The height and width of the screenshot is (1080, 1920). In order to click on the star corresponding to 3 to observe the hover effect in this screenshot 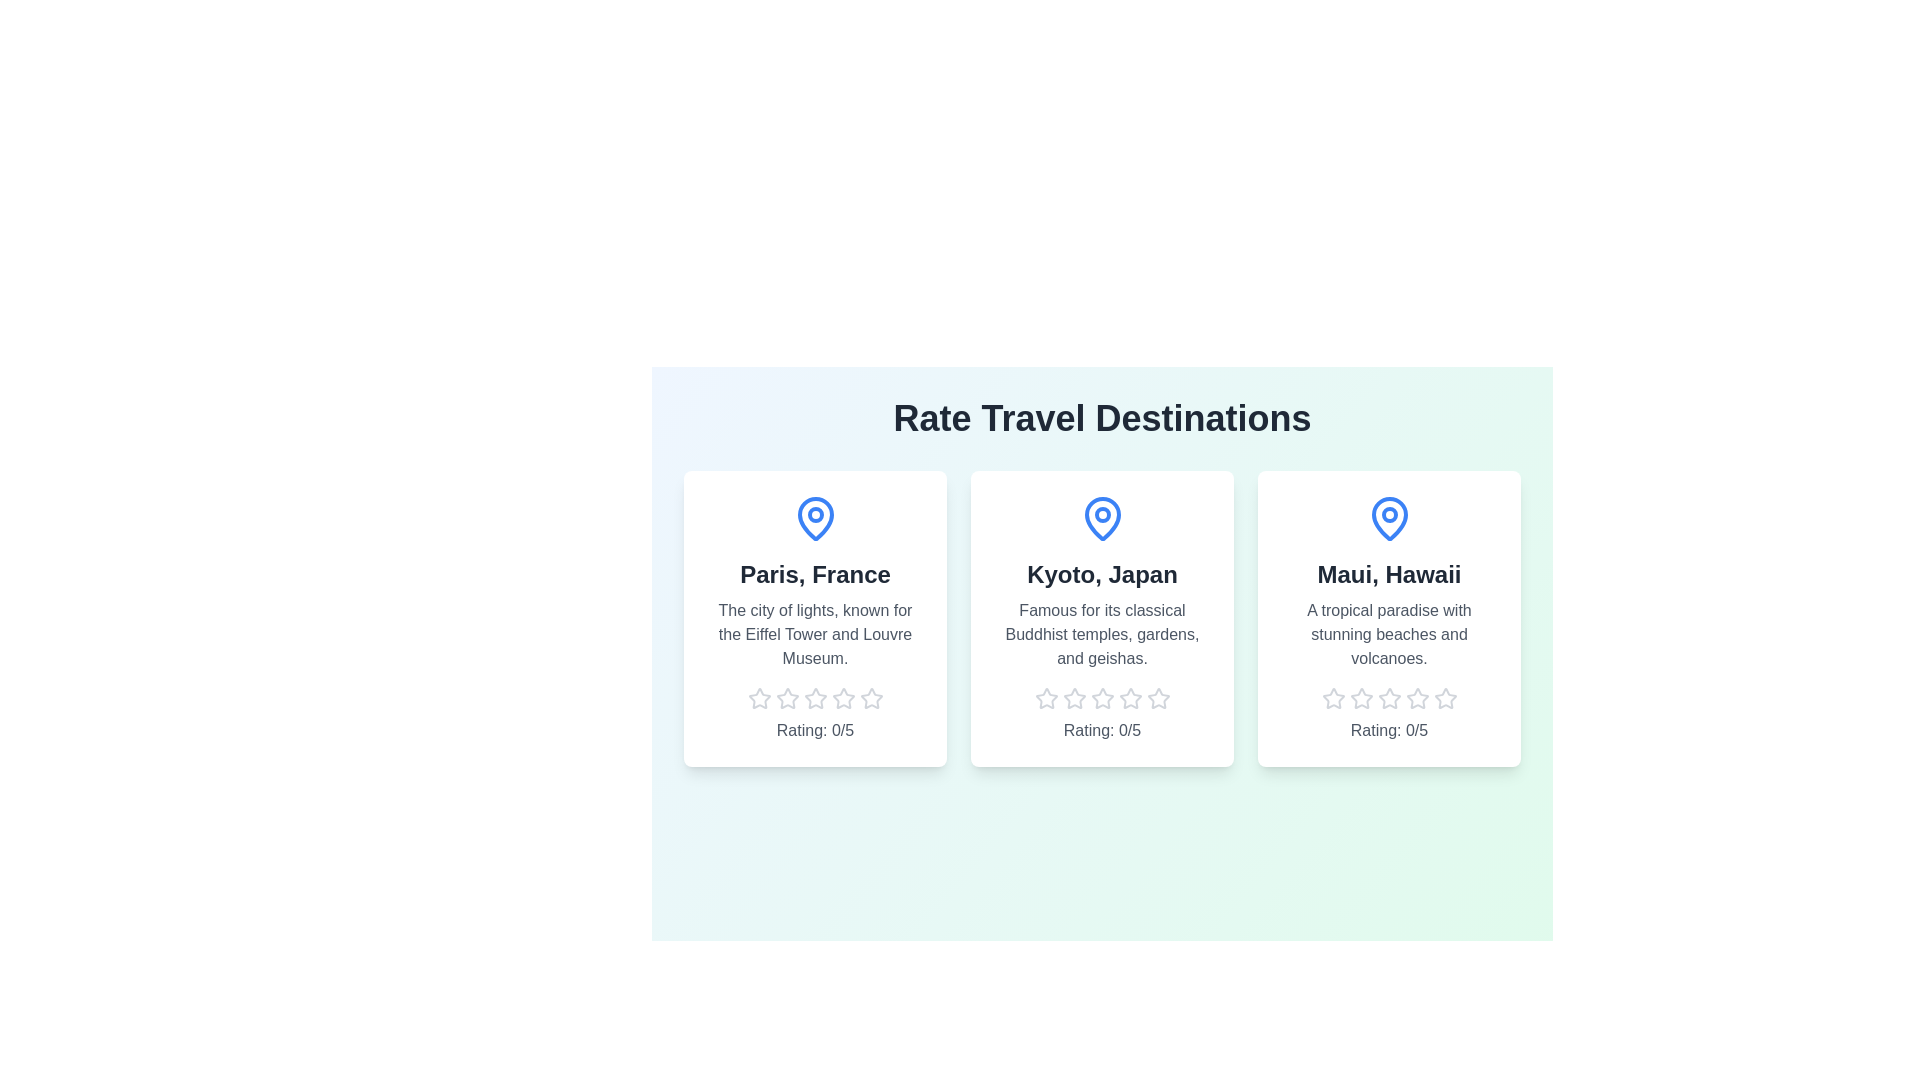, I will do `click(815, 697)`.